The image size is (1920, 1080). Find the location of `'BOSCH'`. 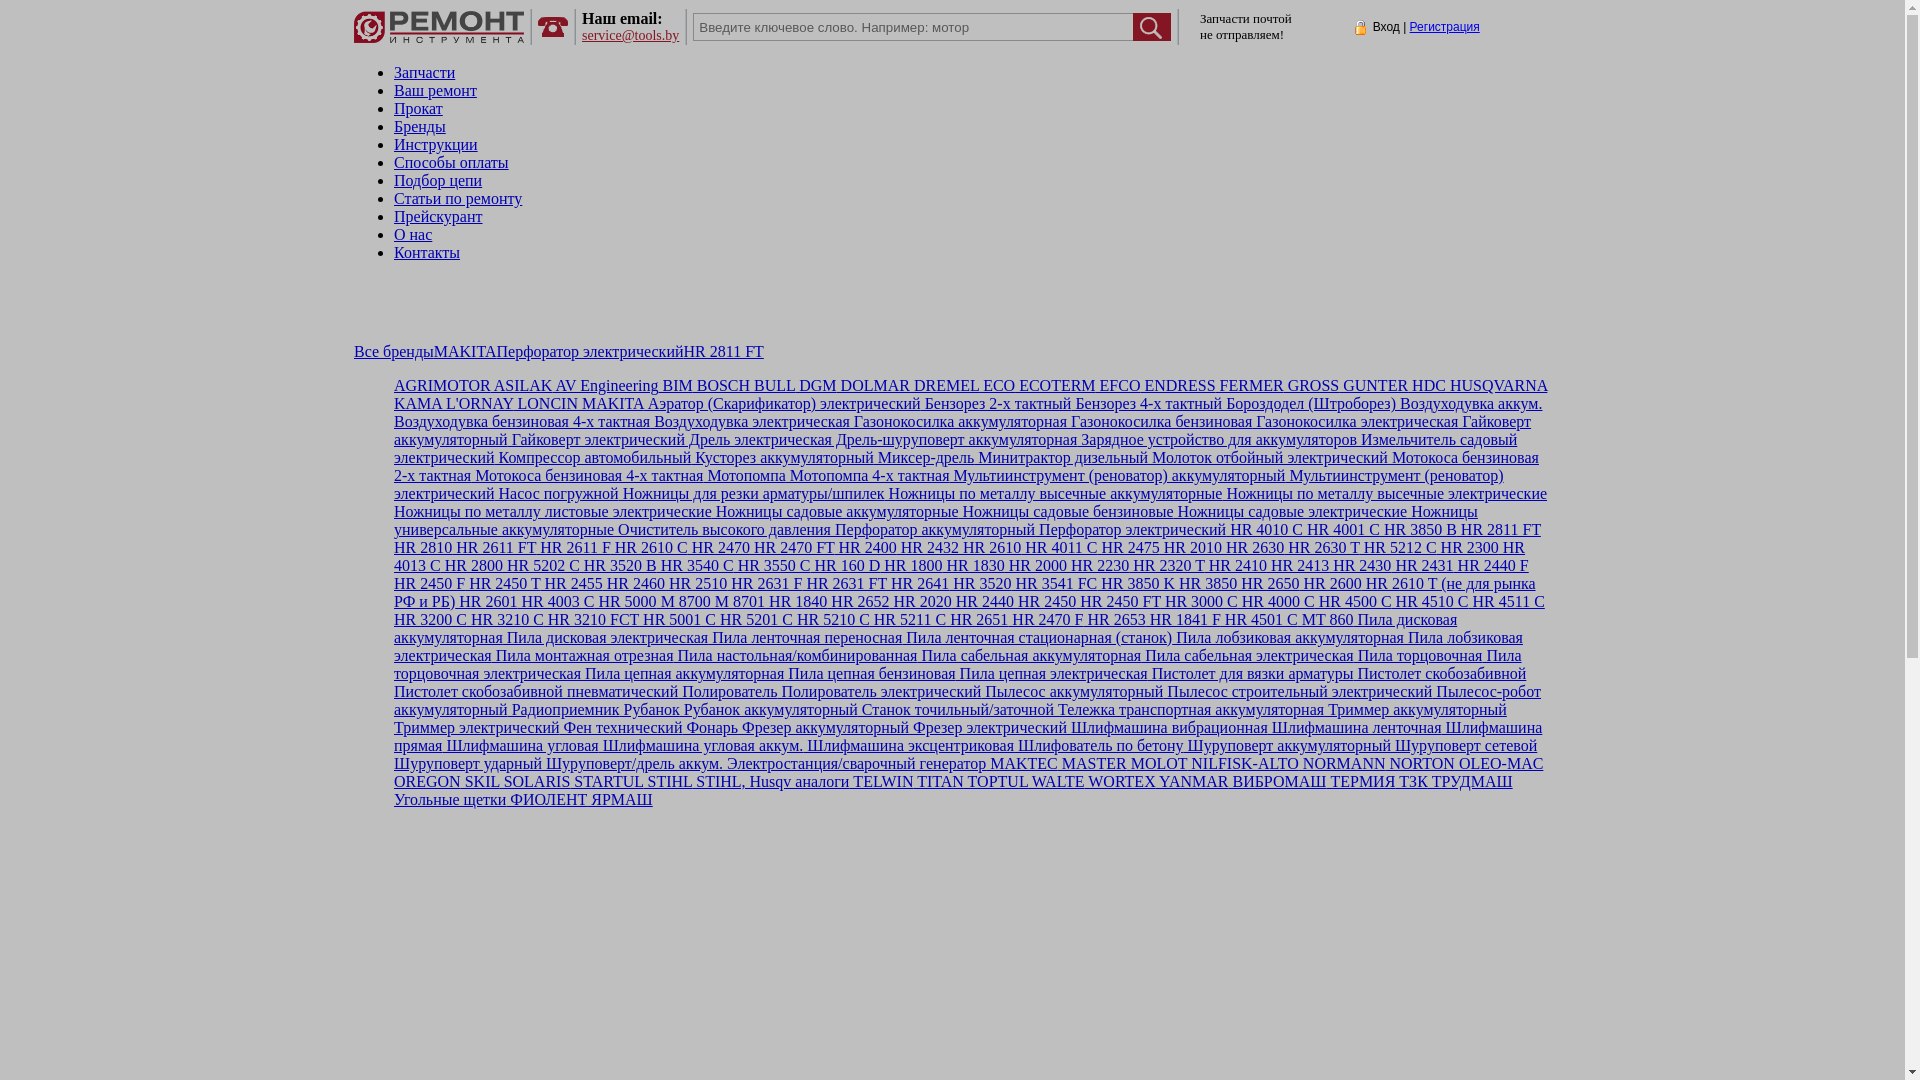

'BOSCH' is located at coordinates (720, 385).